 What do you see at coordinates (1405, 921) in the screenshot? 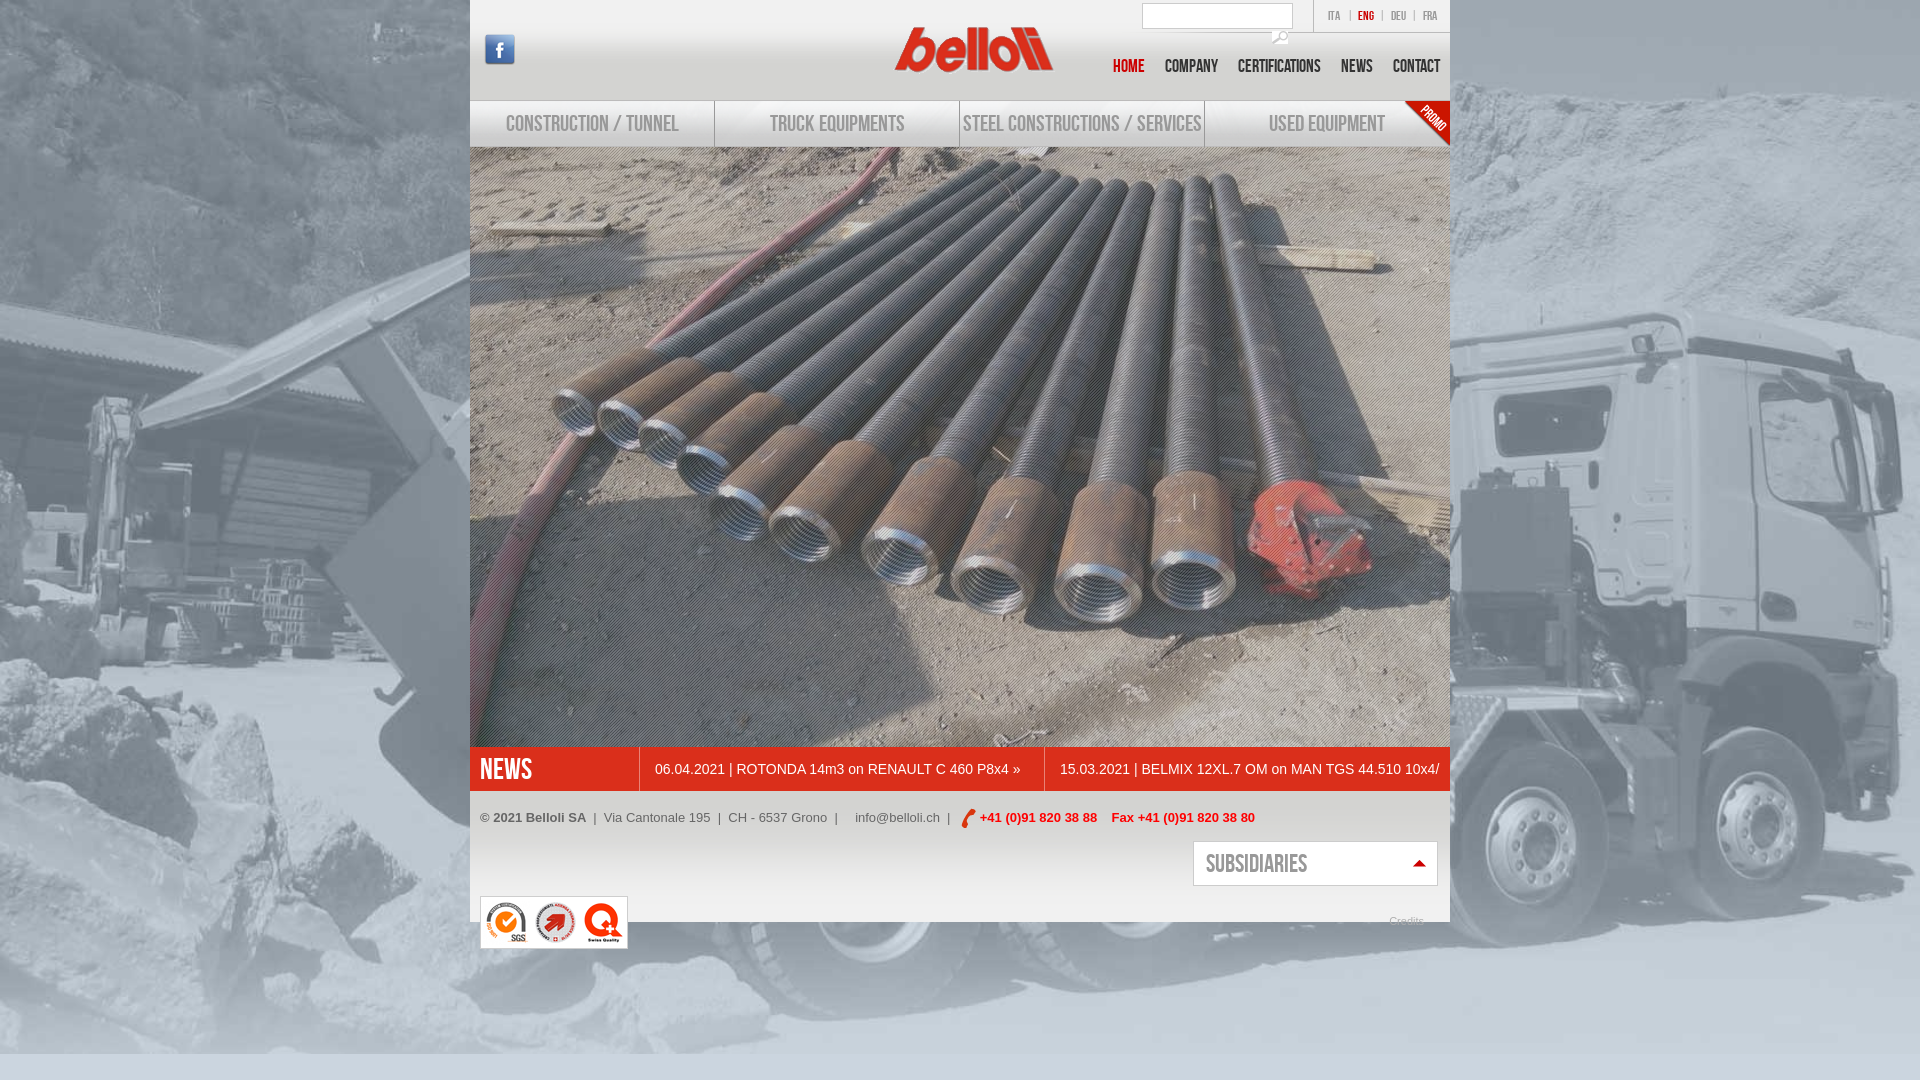
I see `'Credits'` at bounding box center [1405, 921].